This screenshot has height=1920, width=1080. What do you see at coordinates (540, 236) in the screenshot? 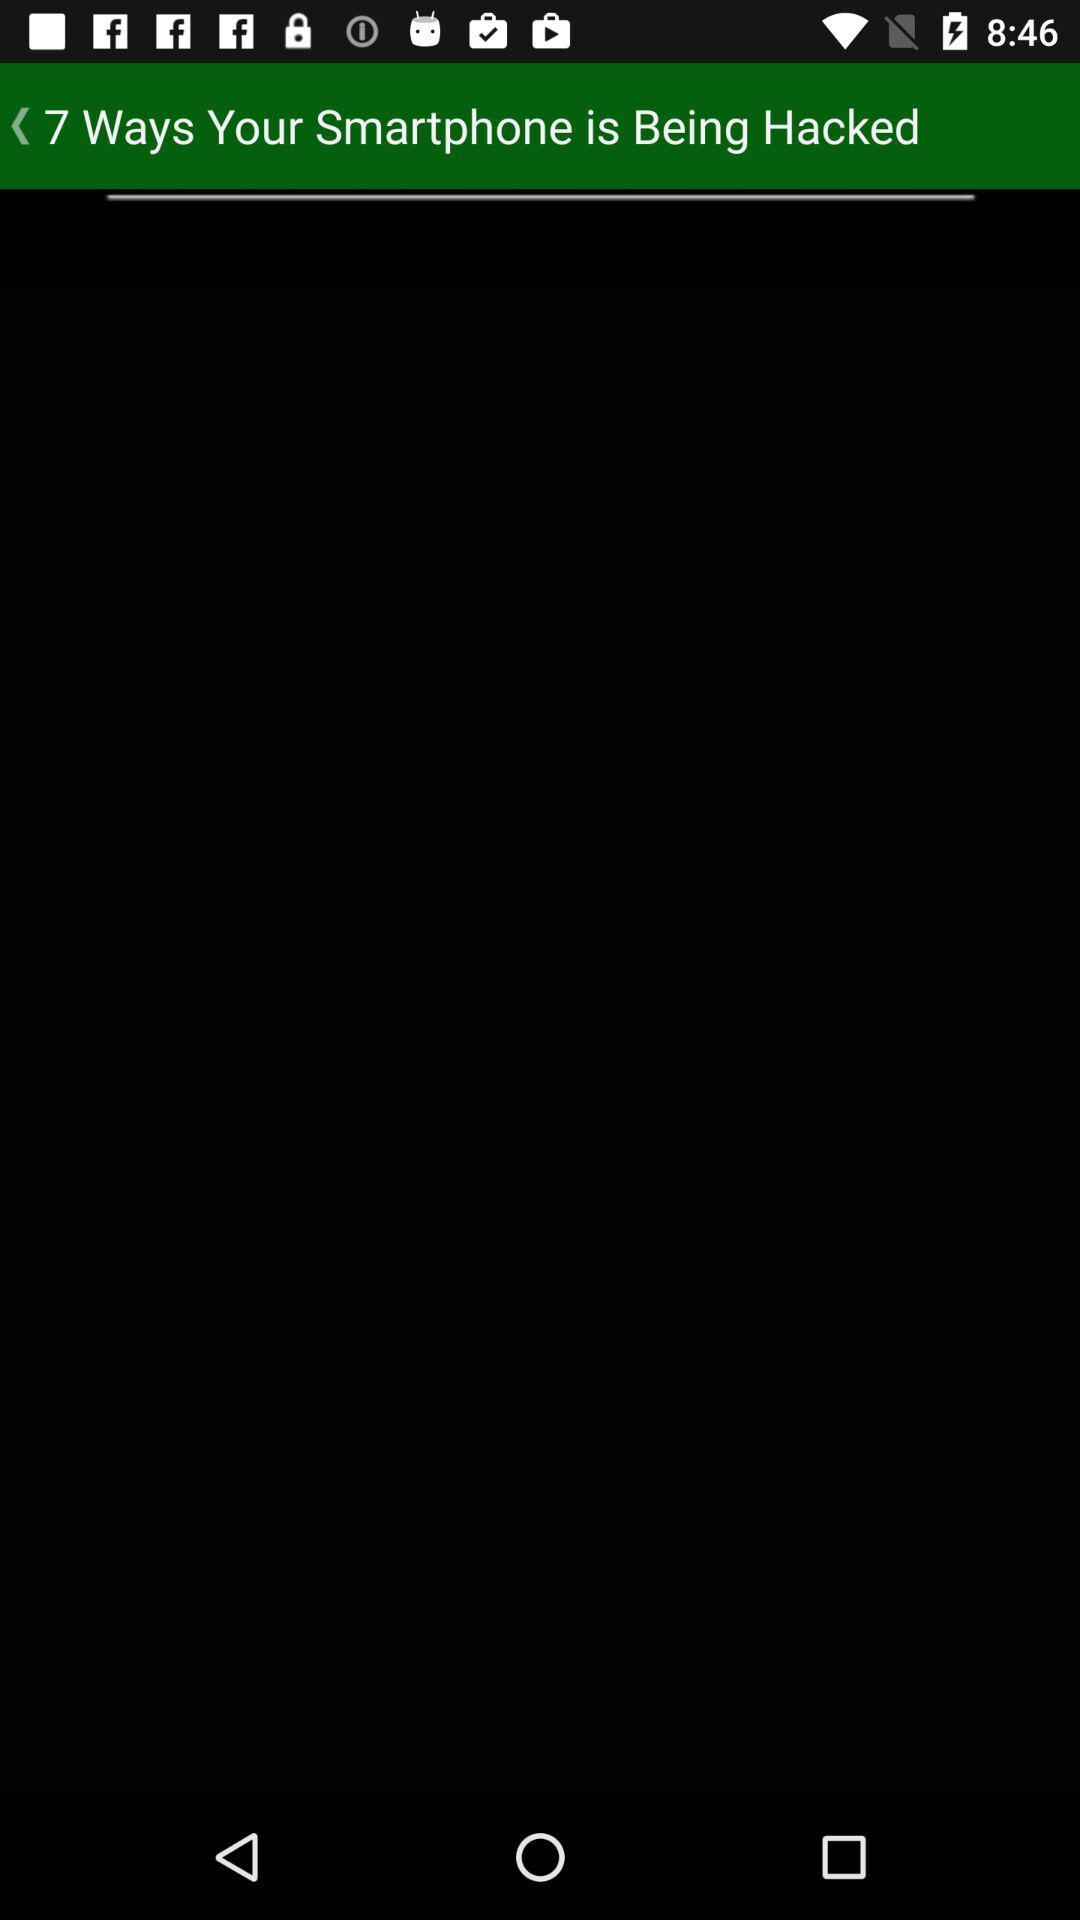
I see `the app below 7 ways your app` at bounding box center [540, 236].